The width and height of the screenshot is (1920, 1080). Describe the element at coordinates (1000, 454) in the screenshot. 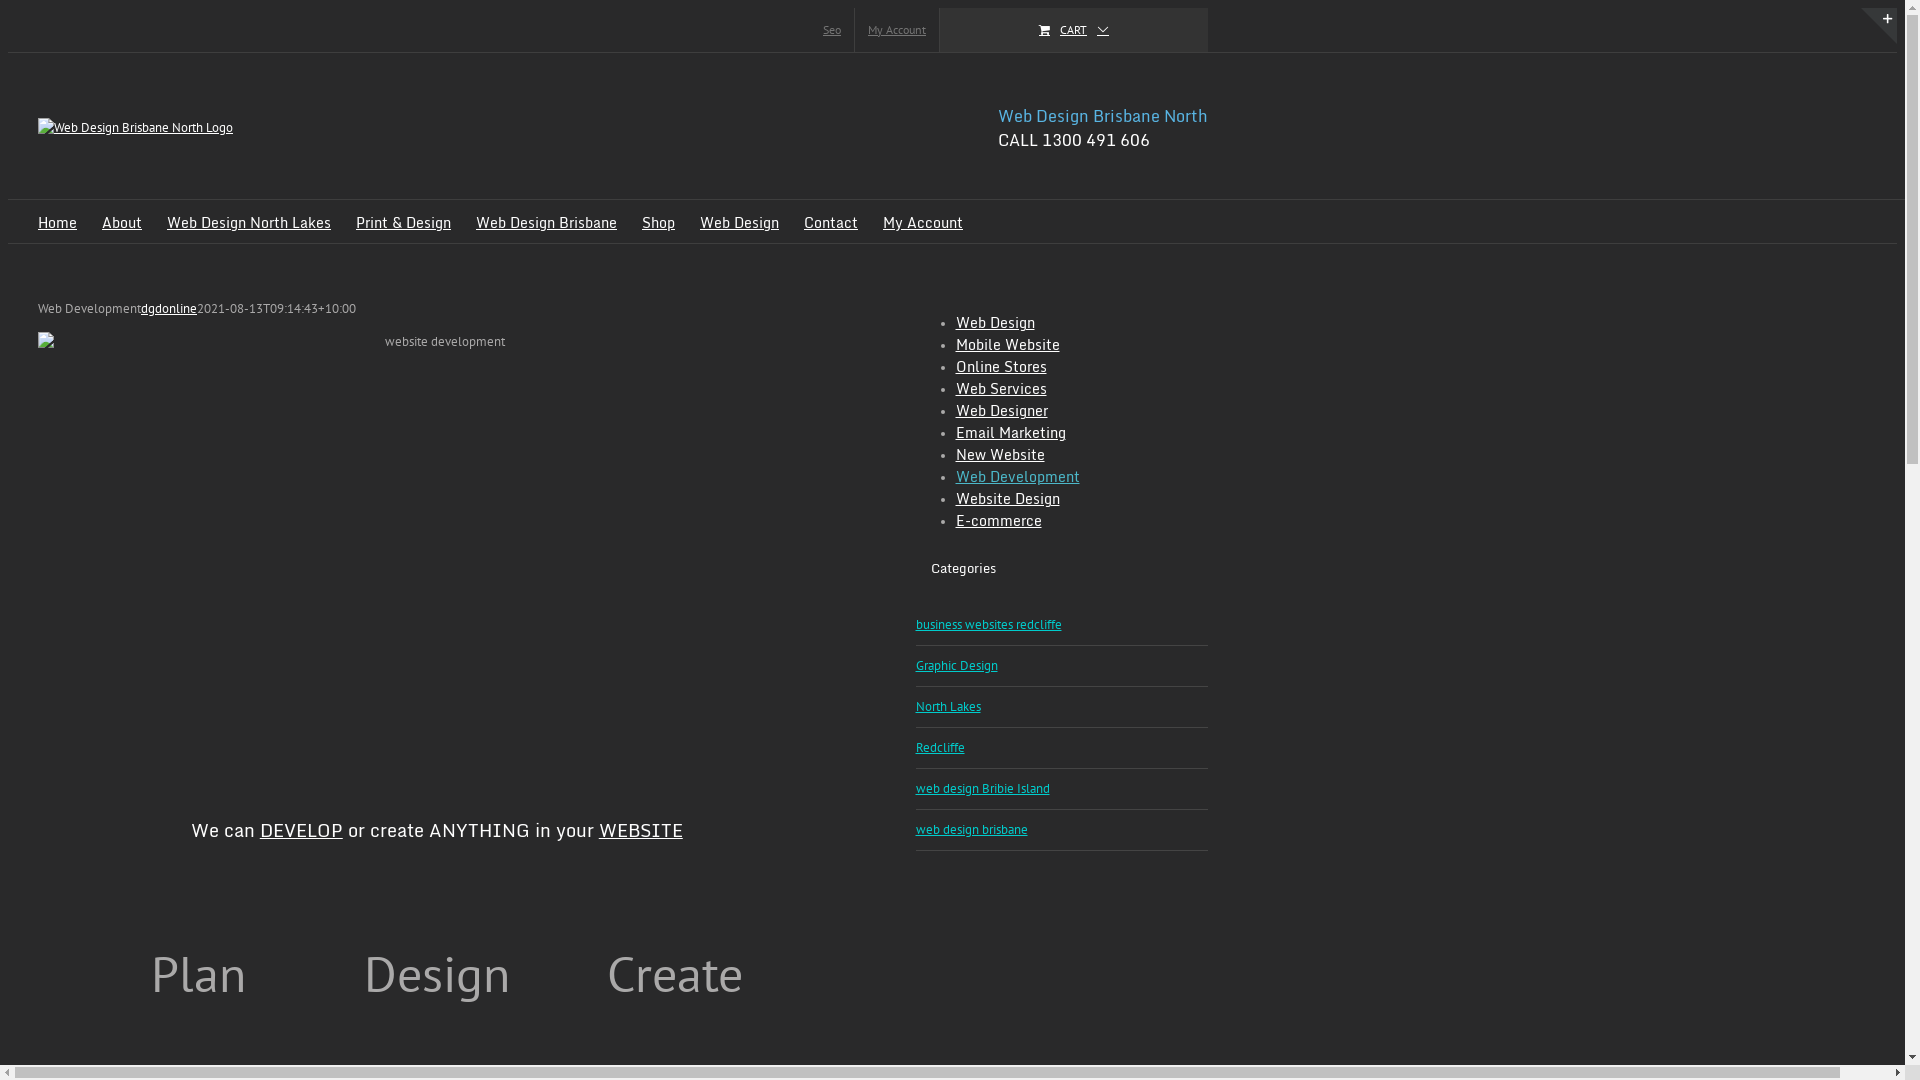

I see `'New Website'` at that location.